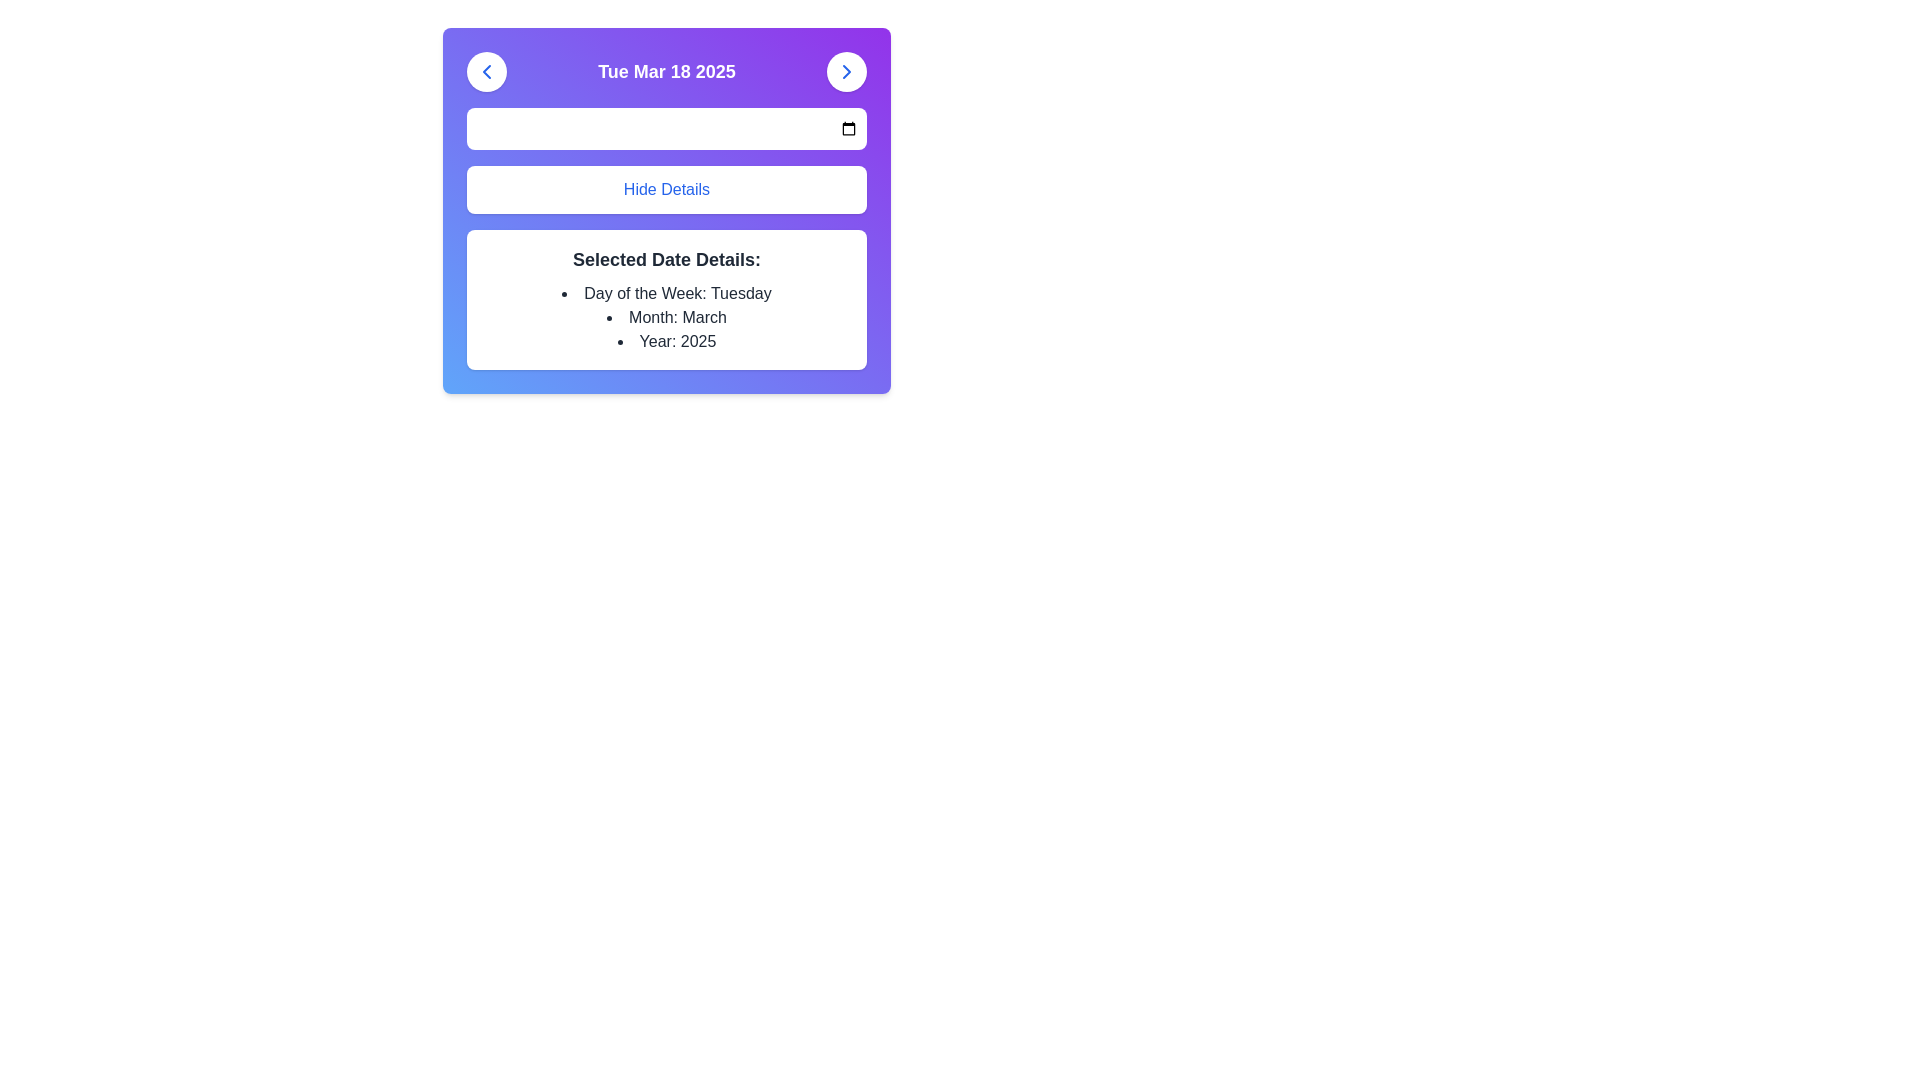 Image resolution: width=1920 pixels, height=1080 pixels. What do you see at coordinates (667, 211) in the screenshot?
I see `the second button in the vertical stack that hides additional information related to the selected date, located below the date header` at bounding box center [667, 211].